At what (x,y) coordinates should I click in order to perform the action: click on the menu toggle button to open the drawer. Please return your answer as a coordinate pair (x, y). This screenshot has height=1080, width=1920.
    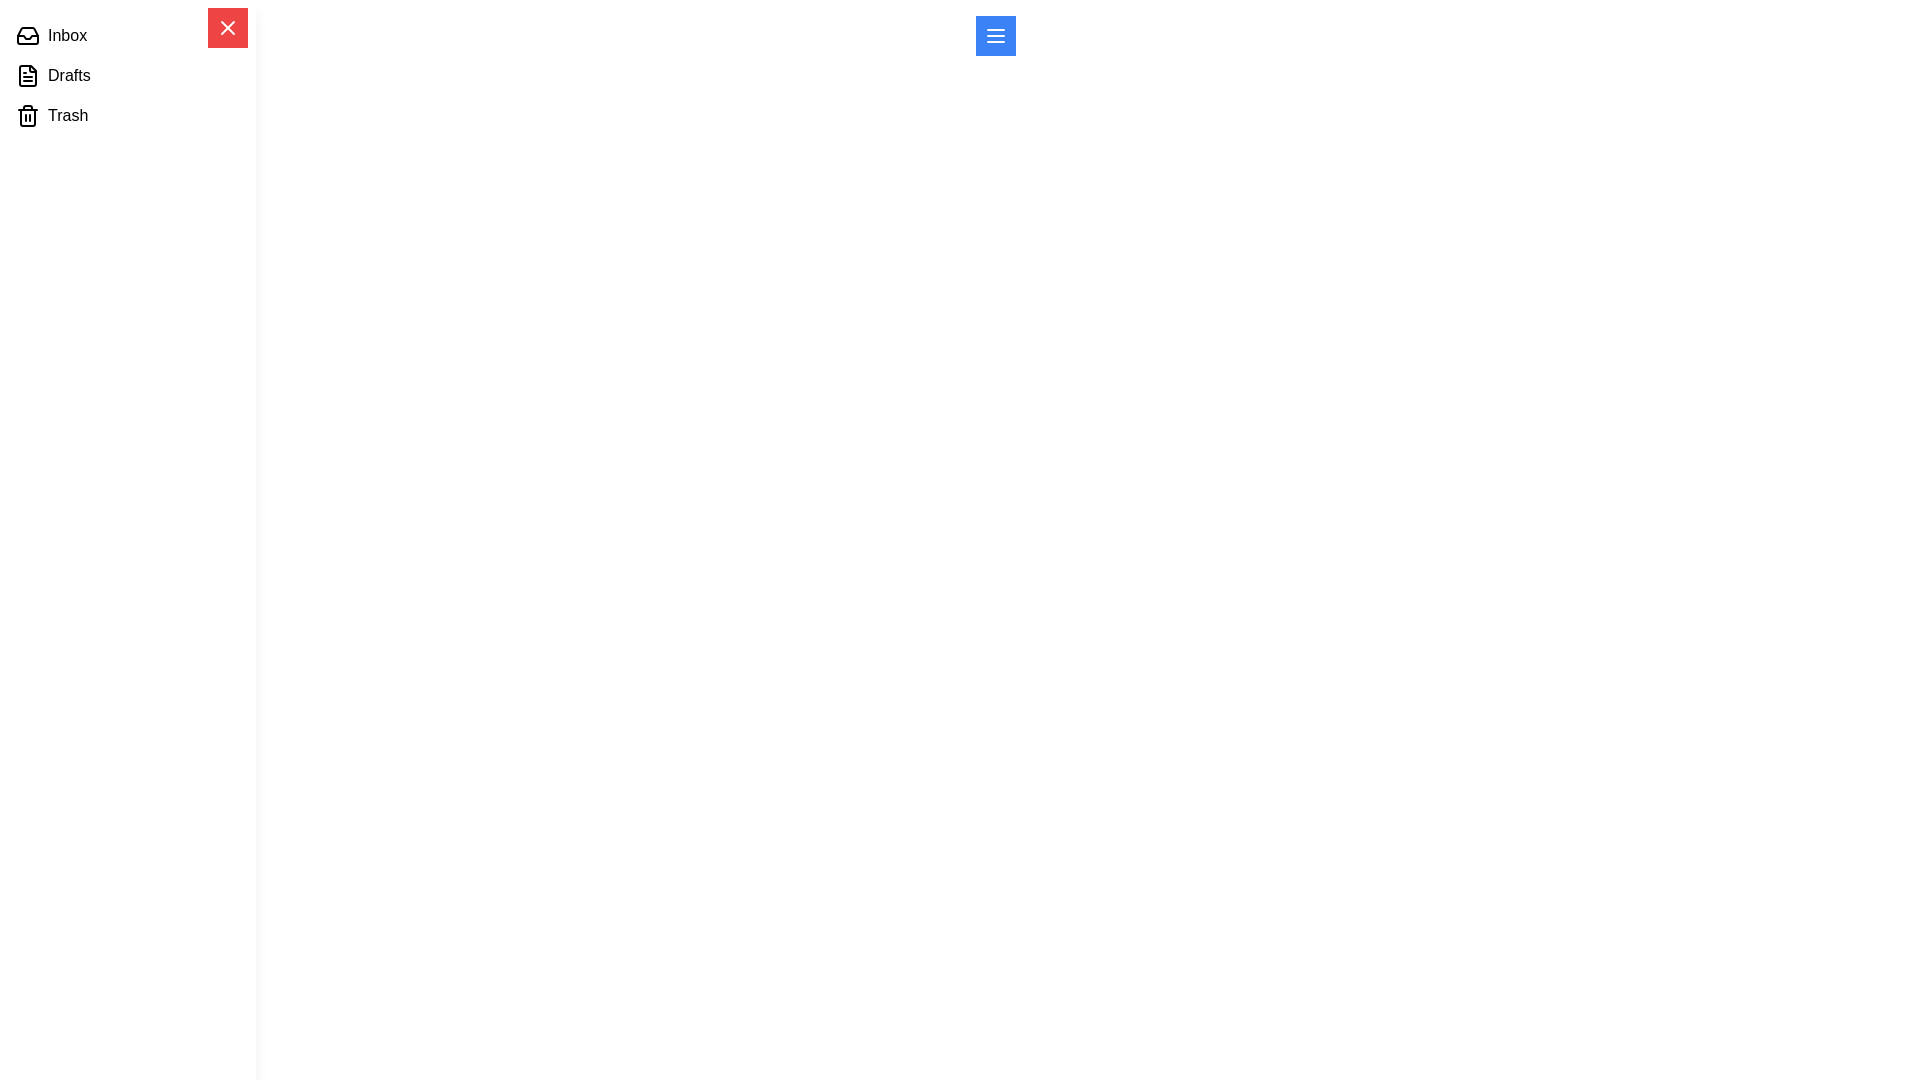
    Looking at the image, I should click on (996, 35).